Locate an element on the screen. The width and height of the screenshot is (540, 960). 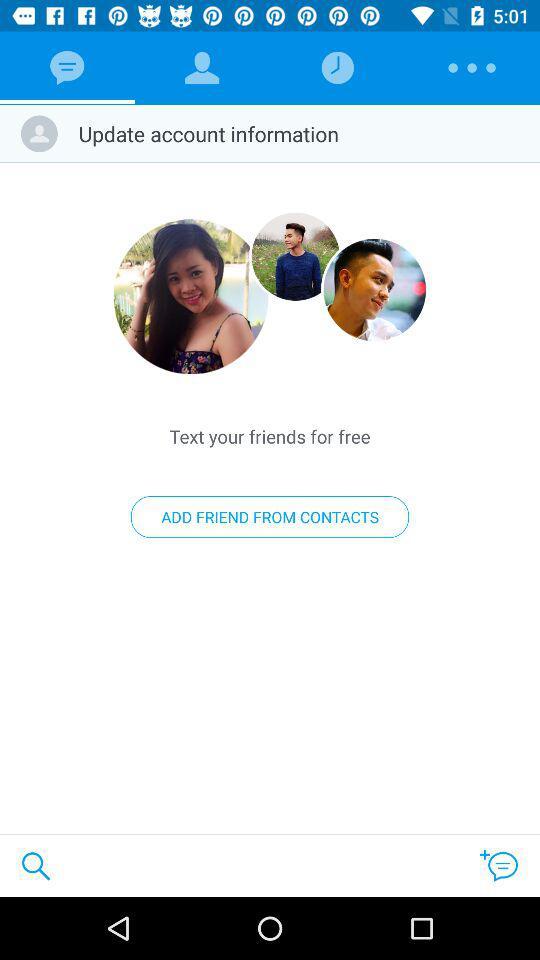
option is located at coordinates (294, 255).